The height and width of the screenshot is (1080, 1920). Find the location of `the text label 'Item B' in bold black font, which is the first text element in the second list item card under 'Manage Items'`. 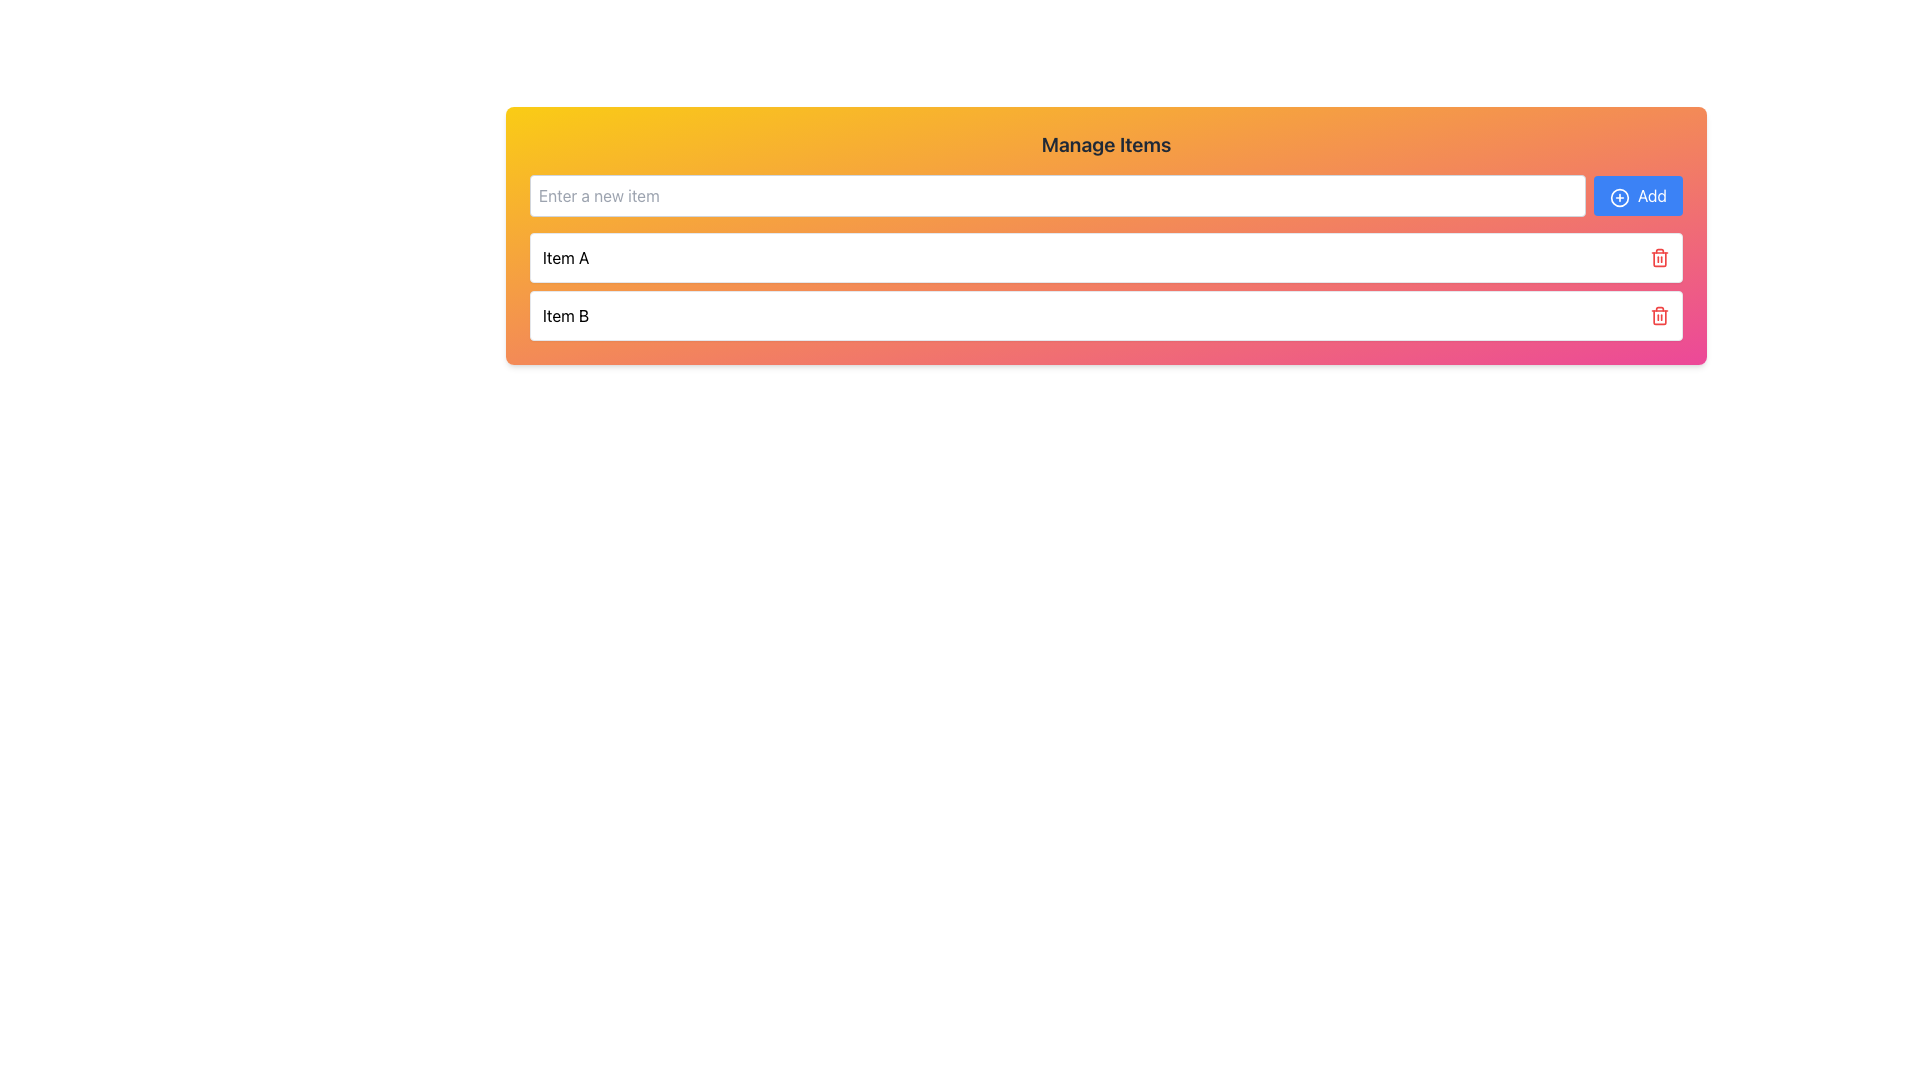

the text label 'Item B' in bold black font, which is the first text element in the second list item card under 'Manage Items' is located at coordinates (565, 315).